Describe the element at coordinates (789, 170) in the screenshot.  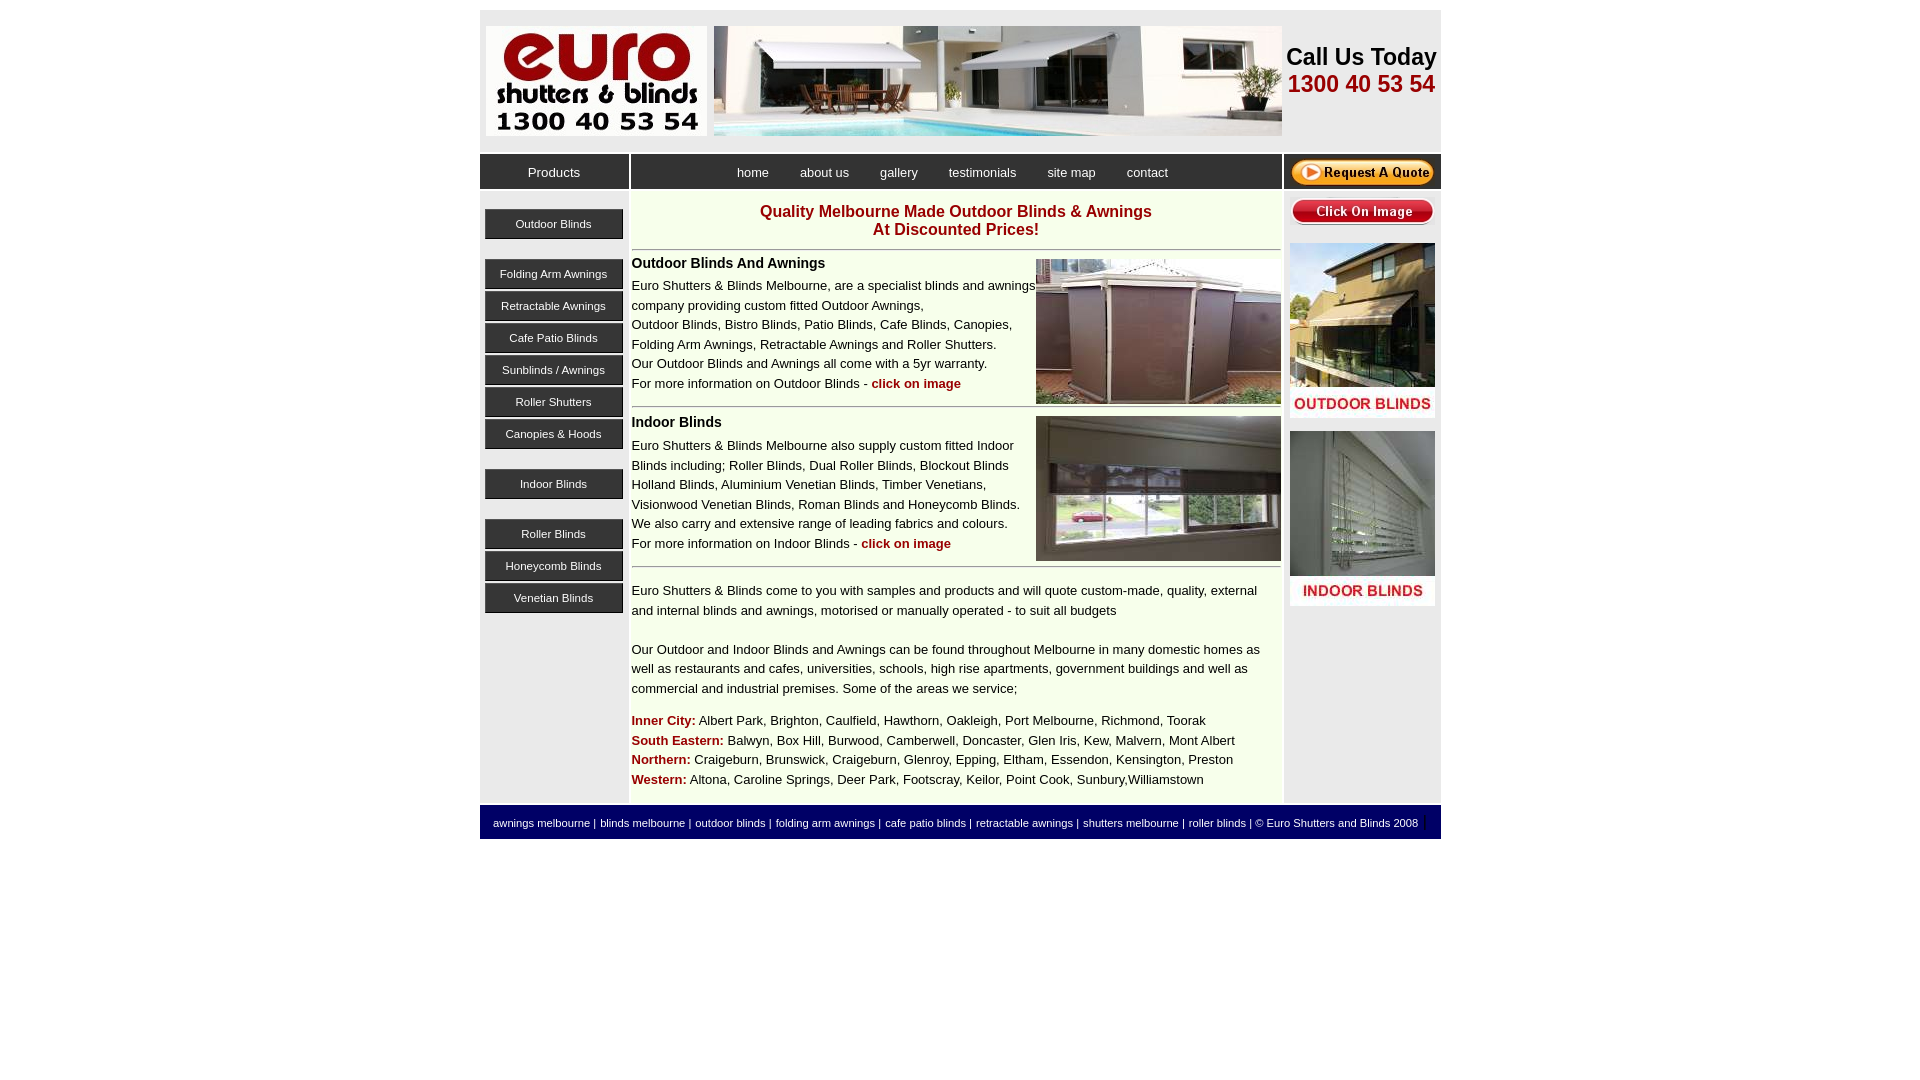
I see `'about us'` at that location.